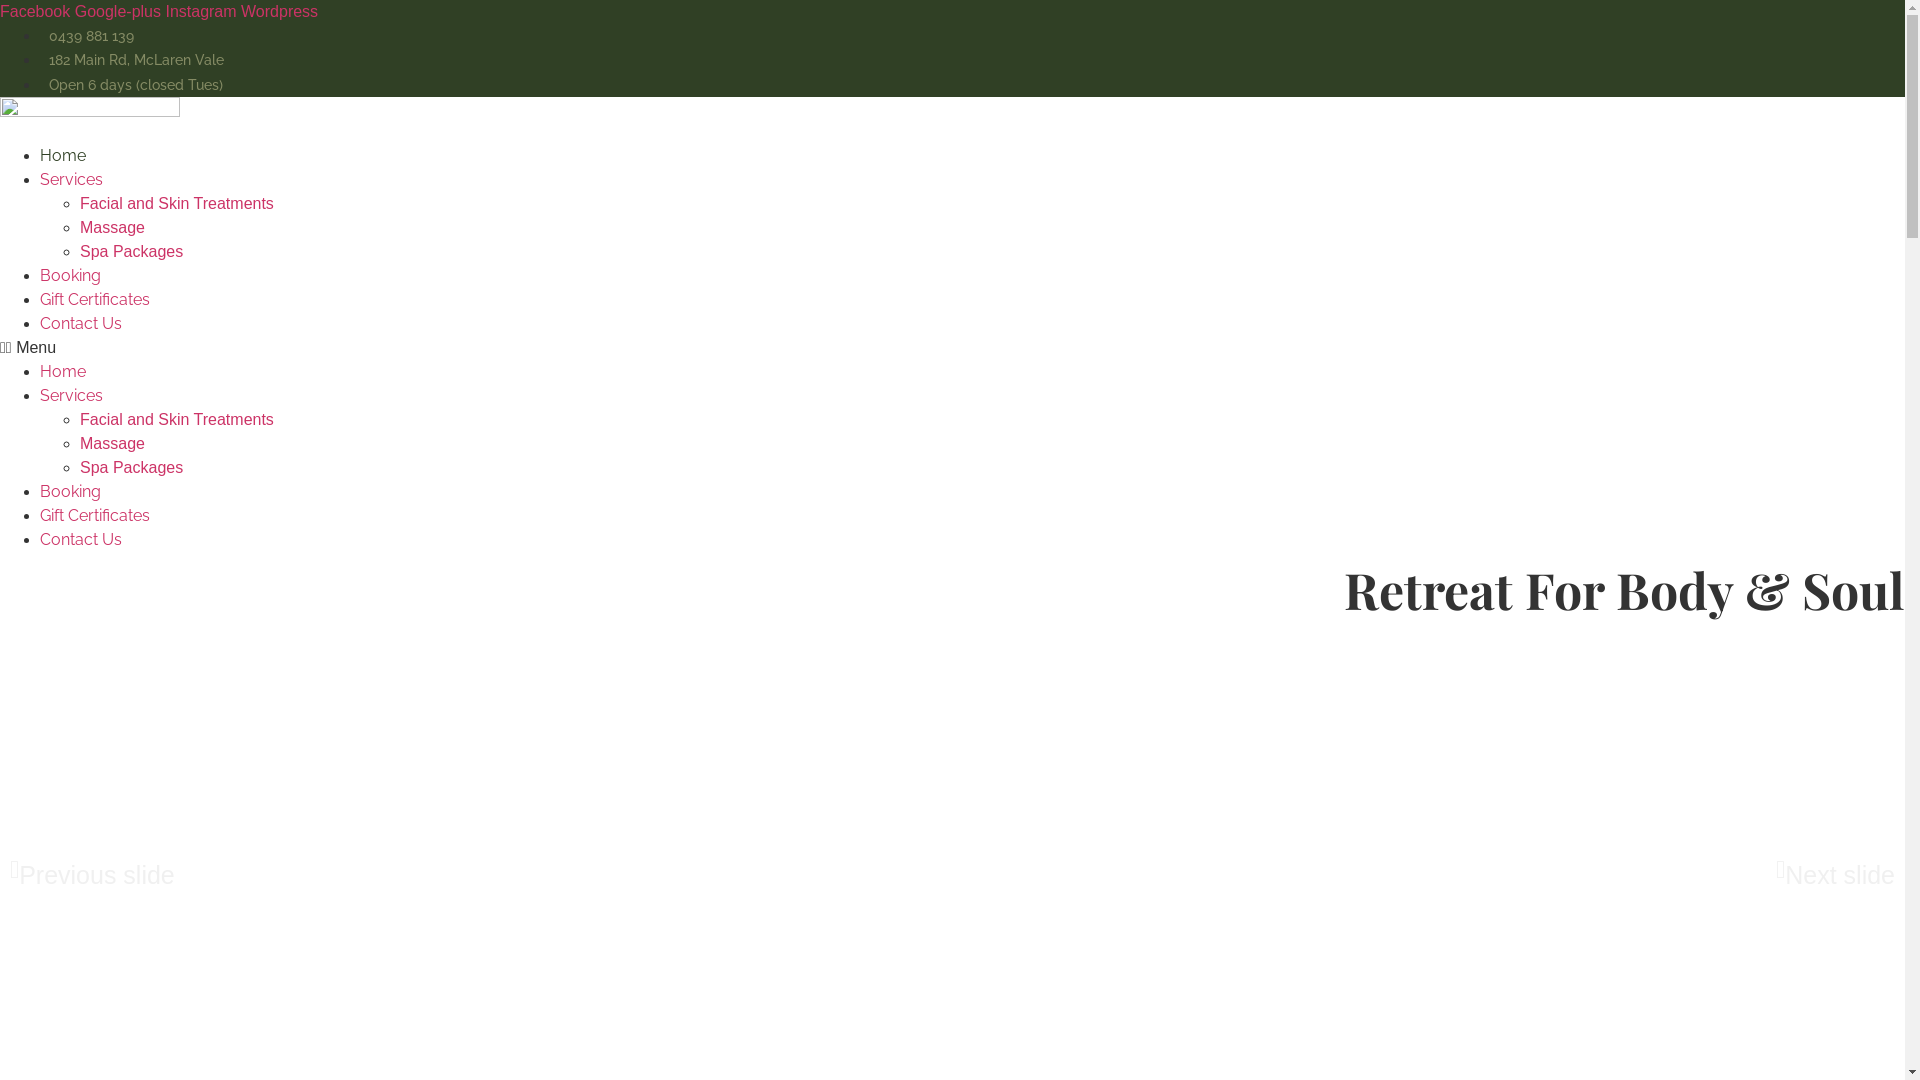 Image resolution: width=1920 pixels, height=1080 pixels. What do you see at coordinates (85, 35) in the screenshot?
I see `'0439 881 139'` at bounding box center [85, 35].